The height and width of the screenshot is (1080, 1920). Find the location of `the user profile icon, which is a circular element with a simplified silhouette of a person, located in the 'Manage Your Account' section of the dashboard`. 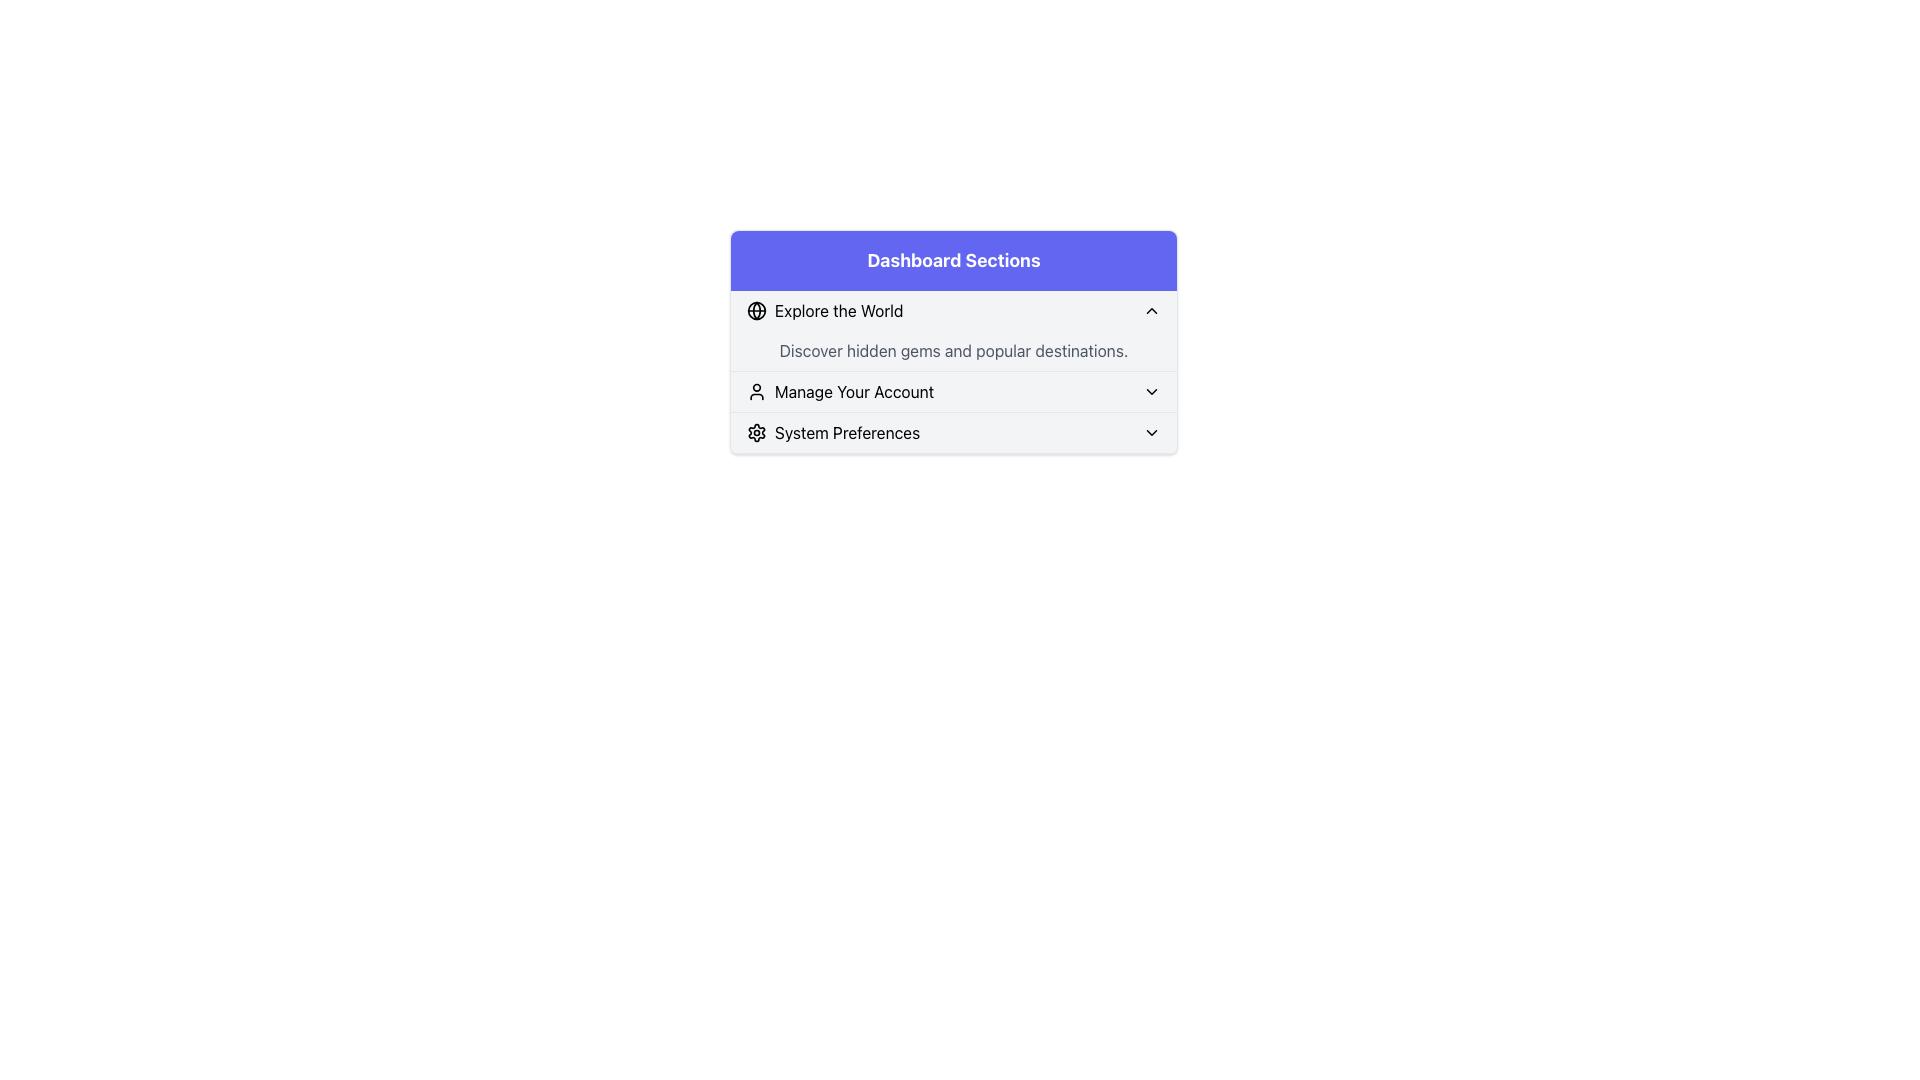

the user profile icon, which is a circular element with a simplified silhouette of a person, located in the 'Manage Your Account' section of the dashboard is located at coordinates (756, 392).